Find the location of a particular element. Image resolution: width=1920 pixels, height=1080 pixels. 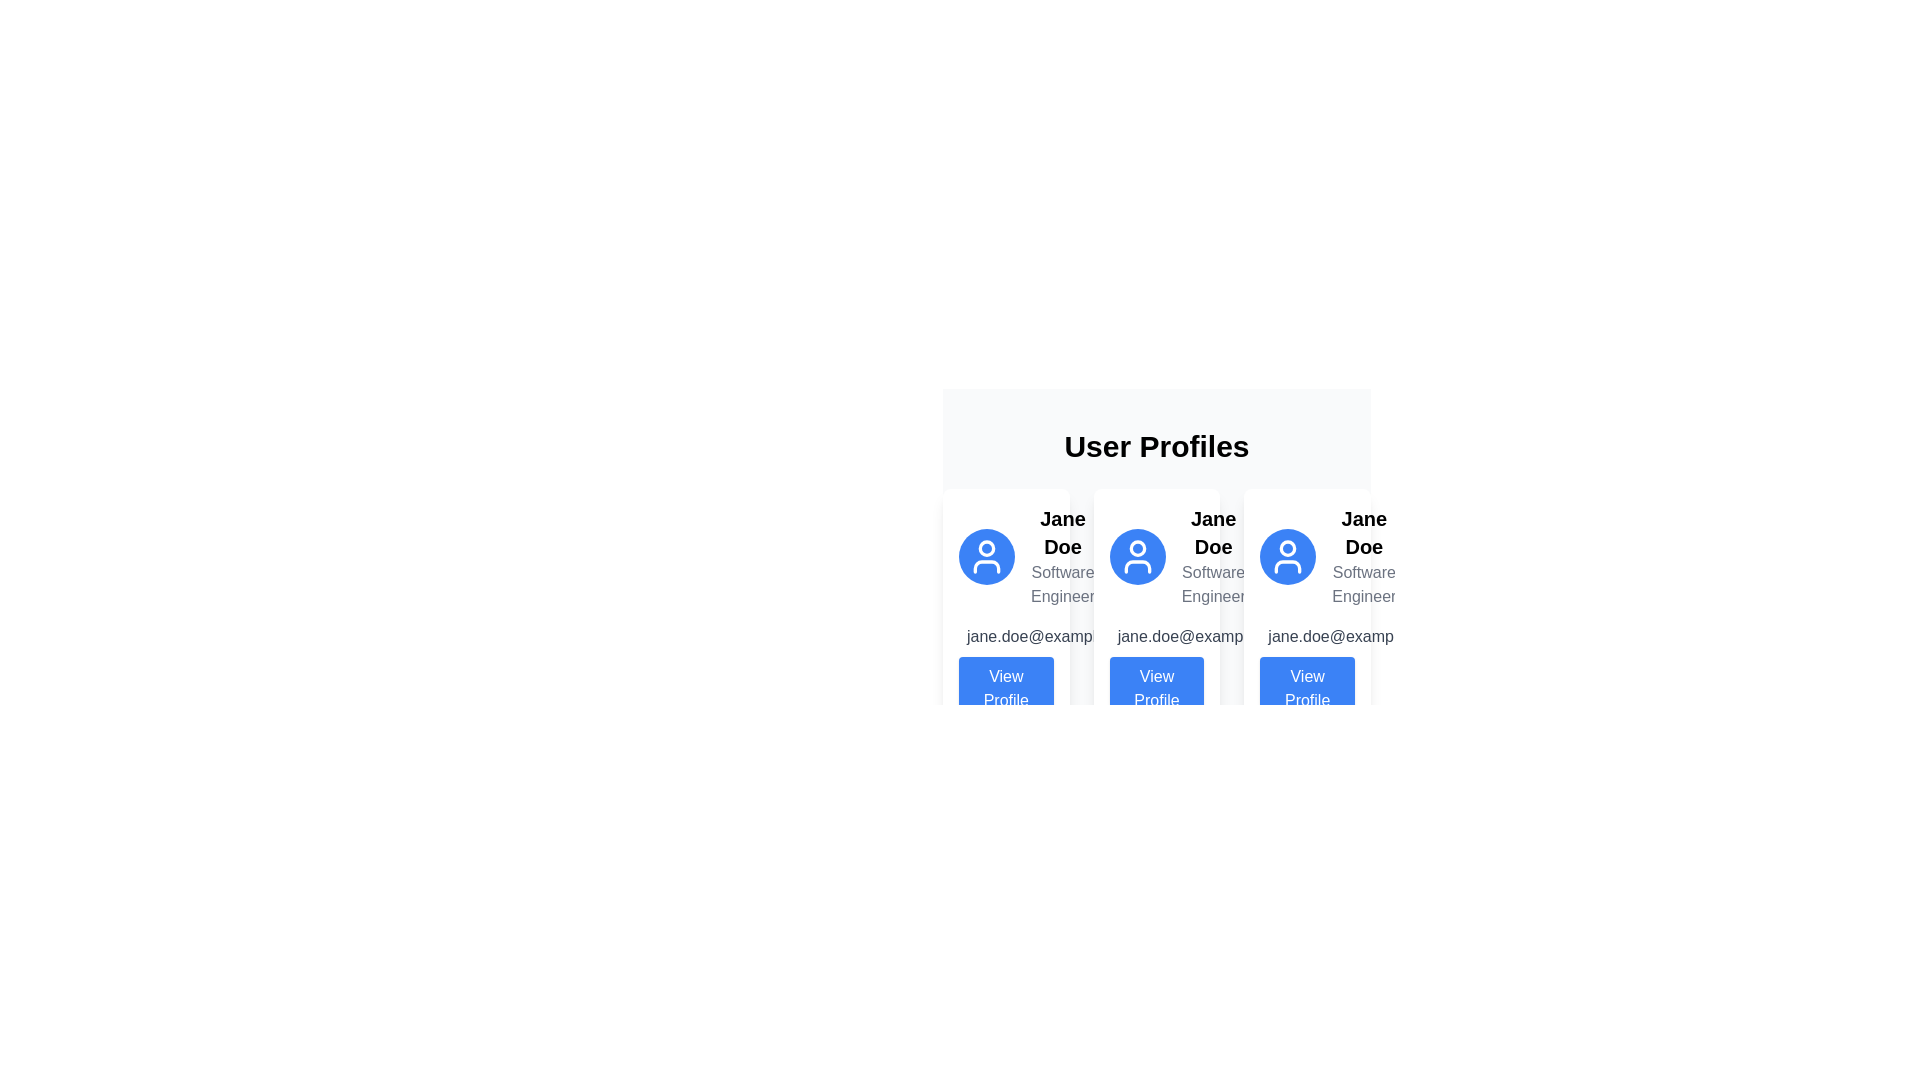

the static text label displaying 'Software Engineer', which is located directly beneath the name 'Jane Doe' in the third profile card is located at coordinates (1363, 585).